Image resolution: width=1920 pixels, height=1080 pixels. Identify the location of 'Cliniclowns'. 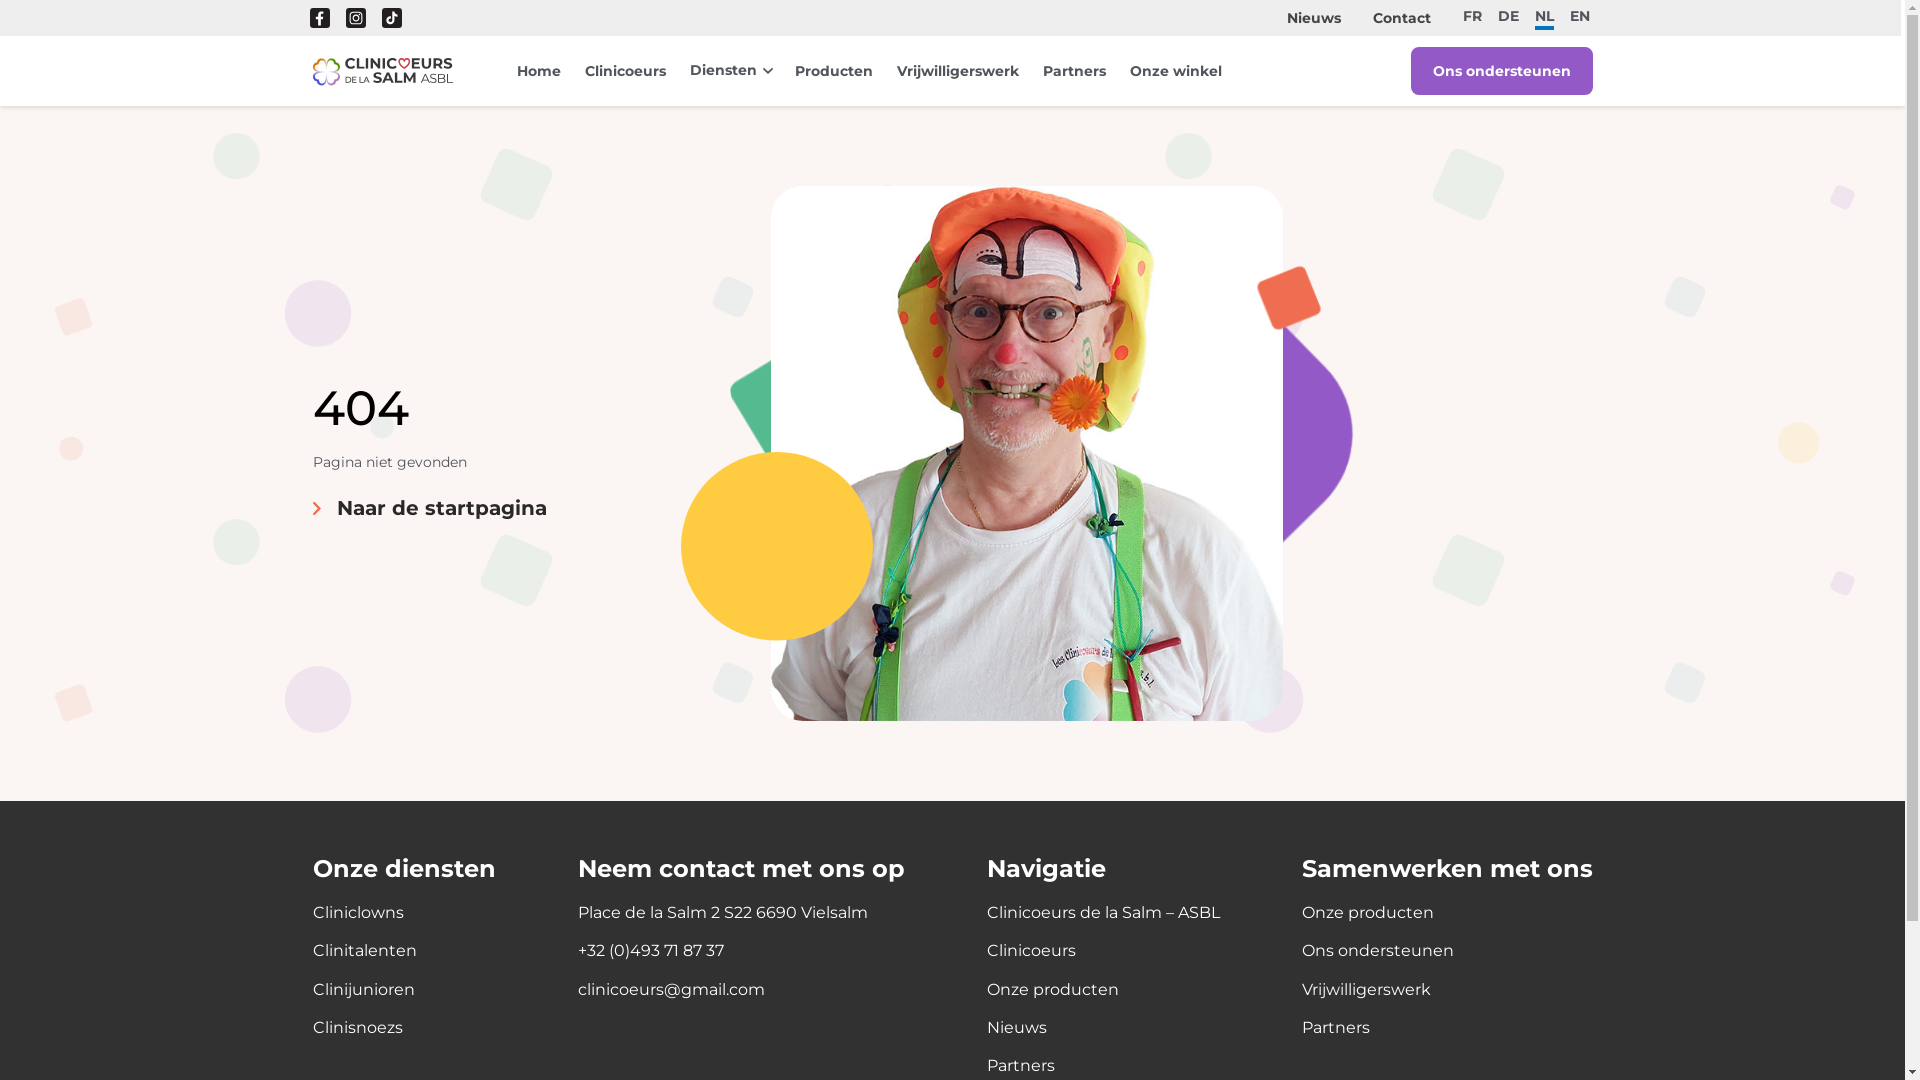
(311, 913).